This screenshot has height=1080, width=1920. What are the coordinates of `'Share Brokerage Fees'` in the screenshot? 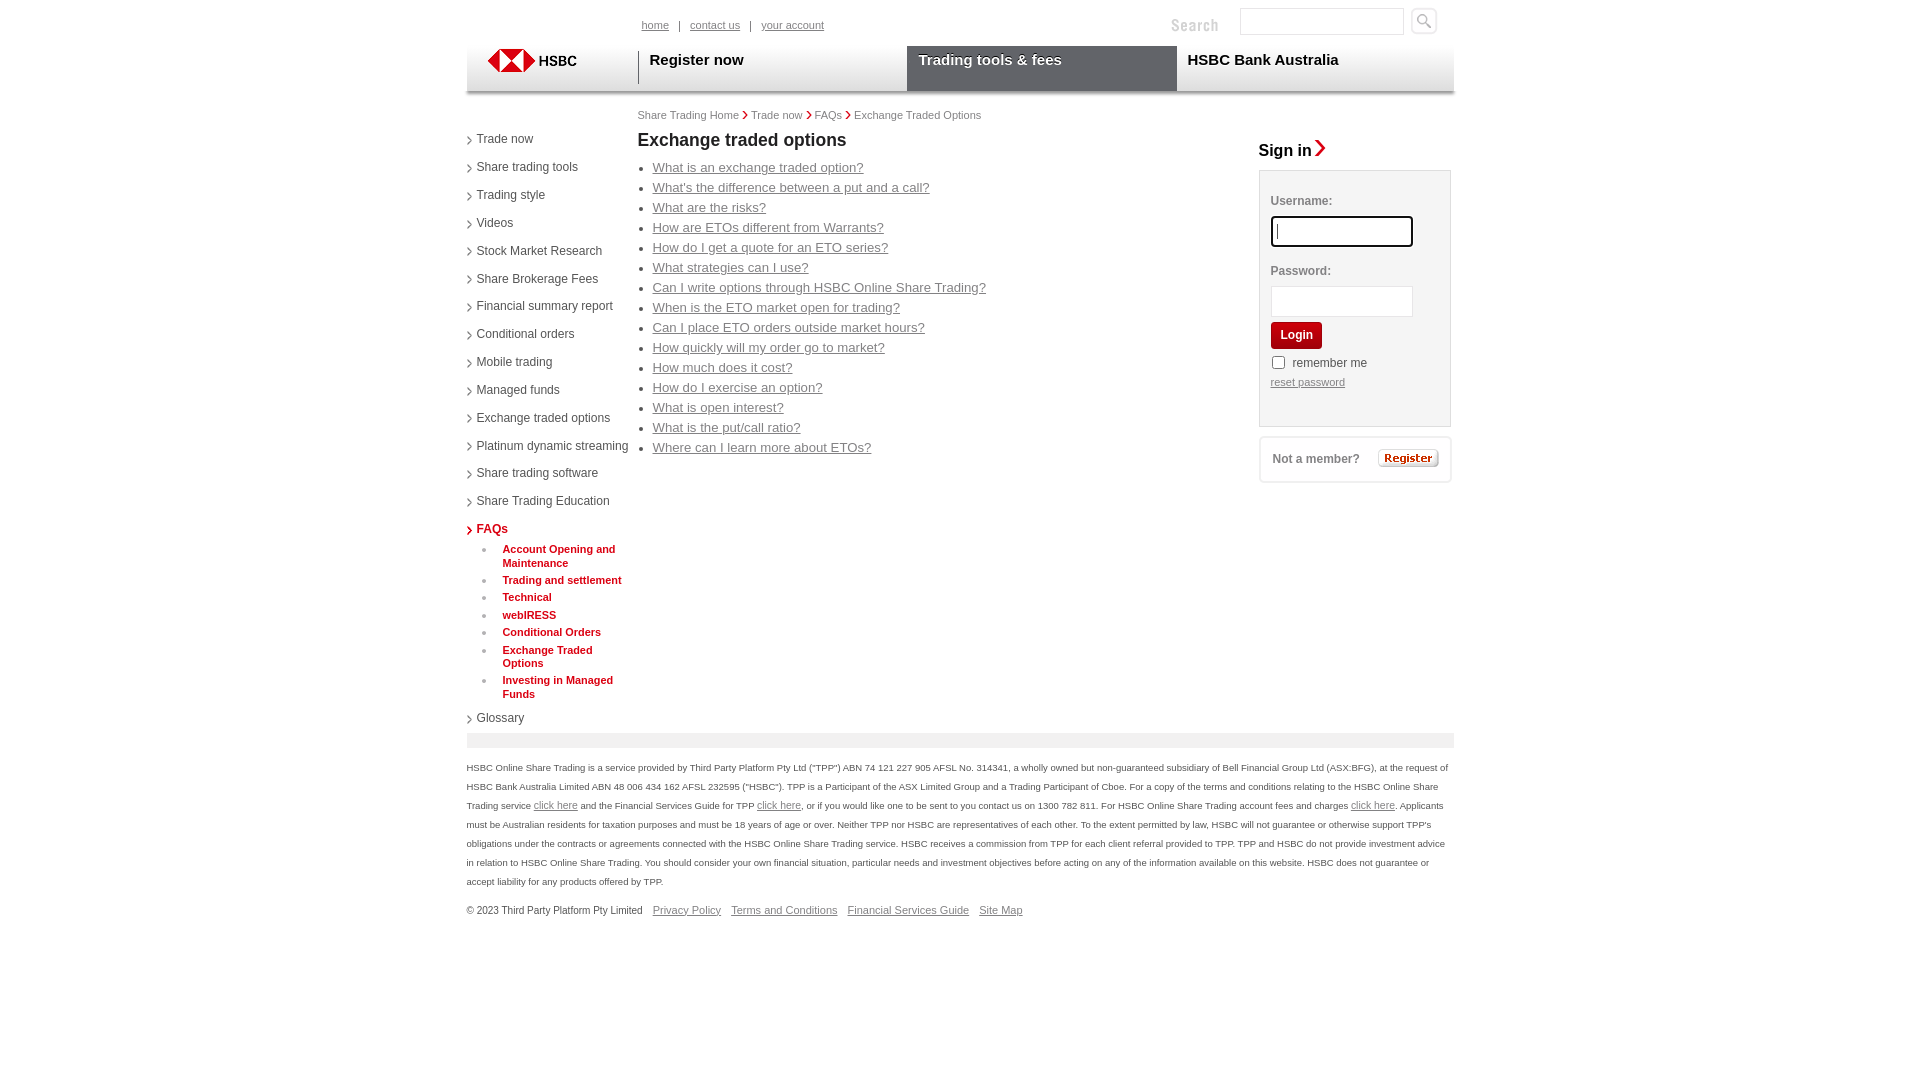 It's located at (532, 280).